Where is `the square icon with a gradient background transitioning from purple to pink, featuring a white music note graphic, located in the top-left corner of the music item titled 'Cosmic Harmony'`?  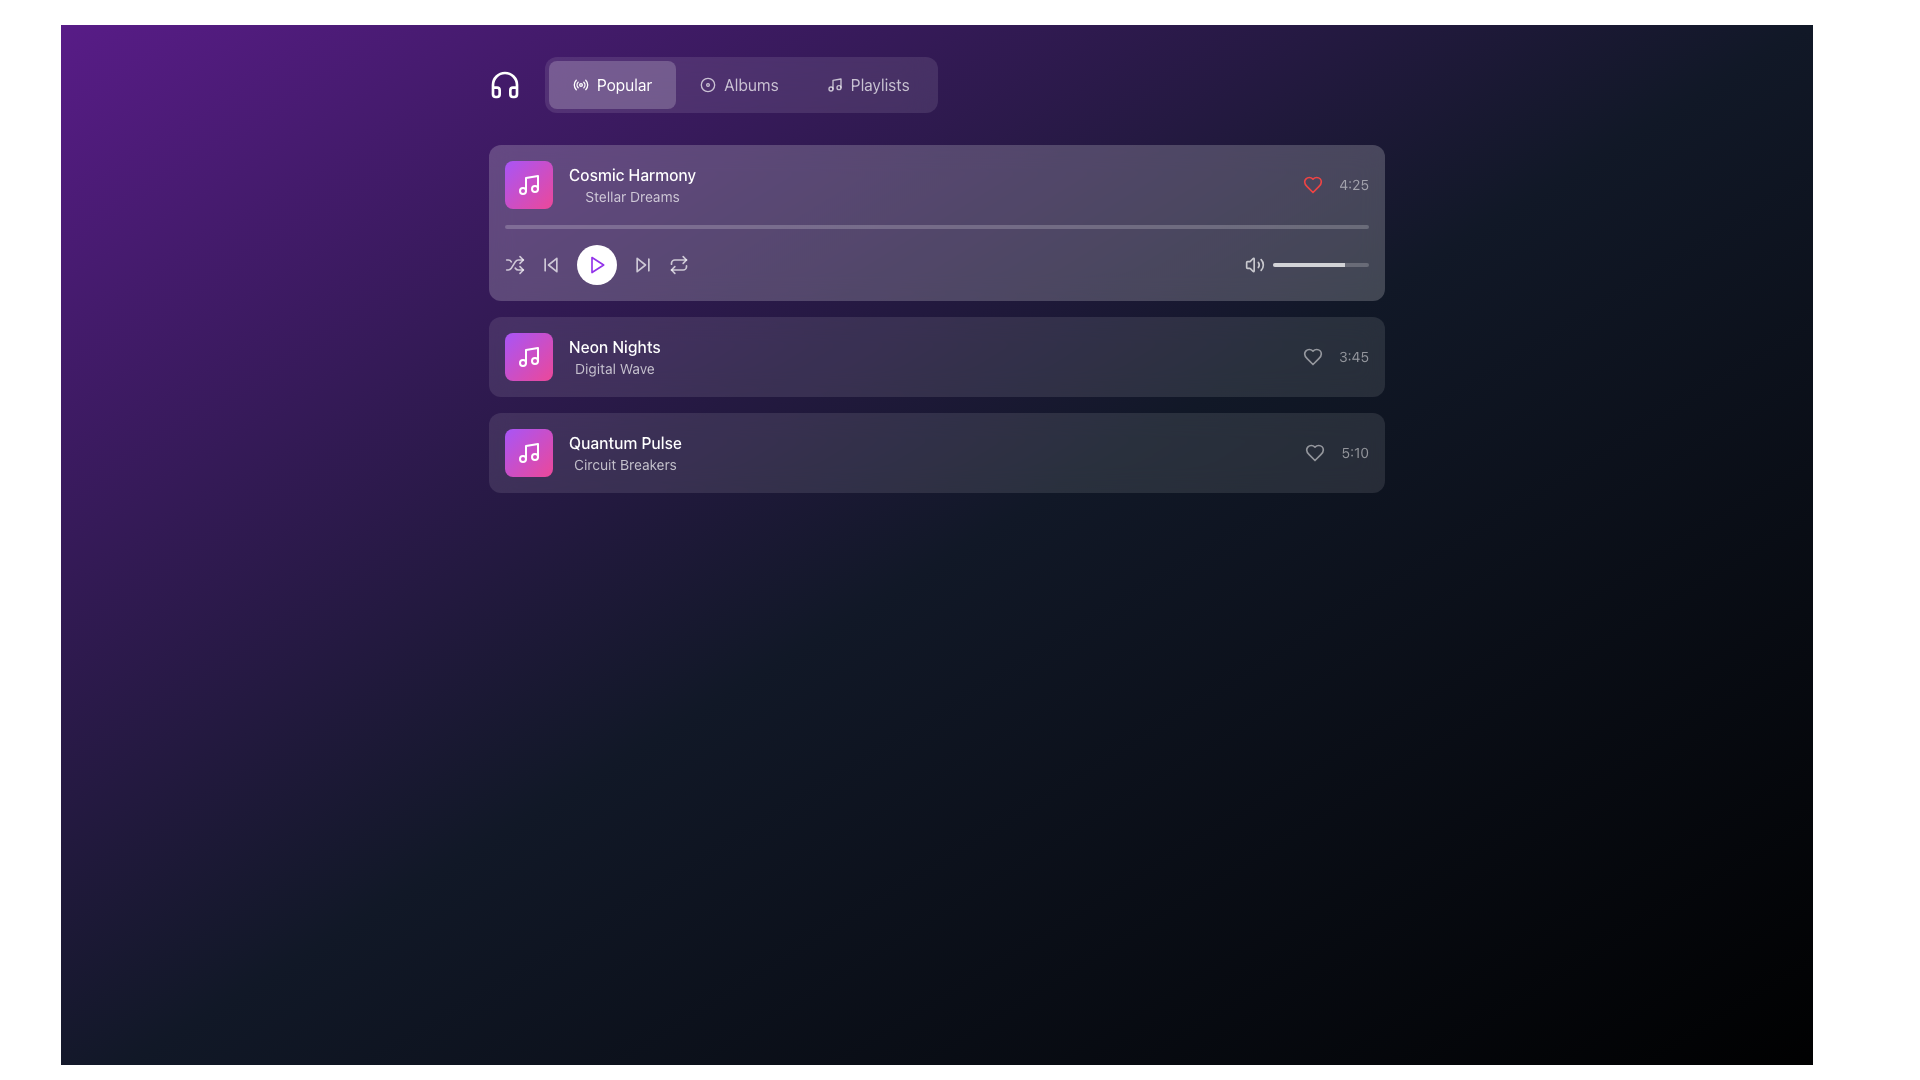
the square icon with a gradient background transitioning from purple to pink, featuring a white music note graphic, located in the top-left corner of the music item titled 'Cosmic Harmony' is located at coordinates (528, 185).